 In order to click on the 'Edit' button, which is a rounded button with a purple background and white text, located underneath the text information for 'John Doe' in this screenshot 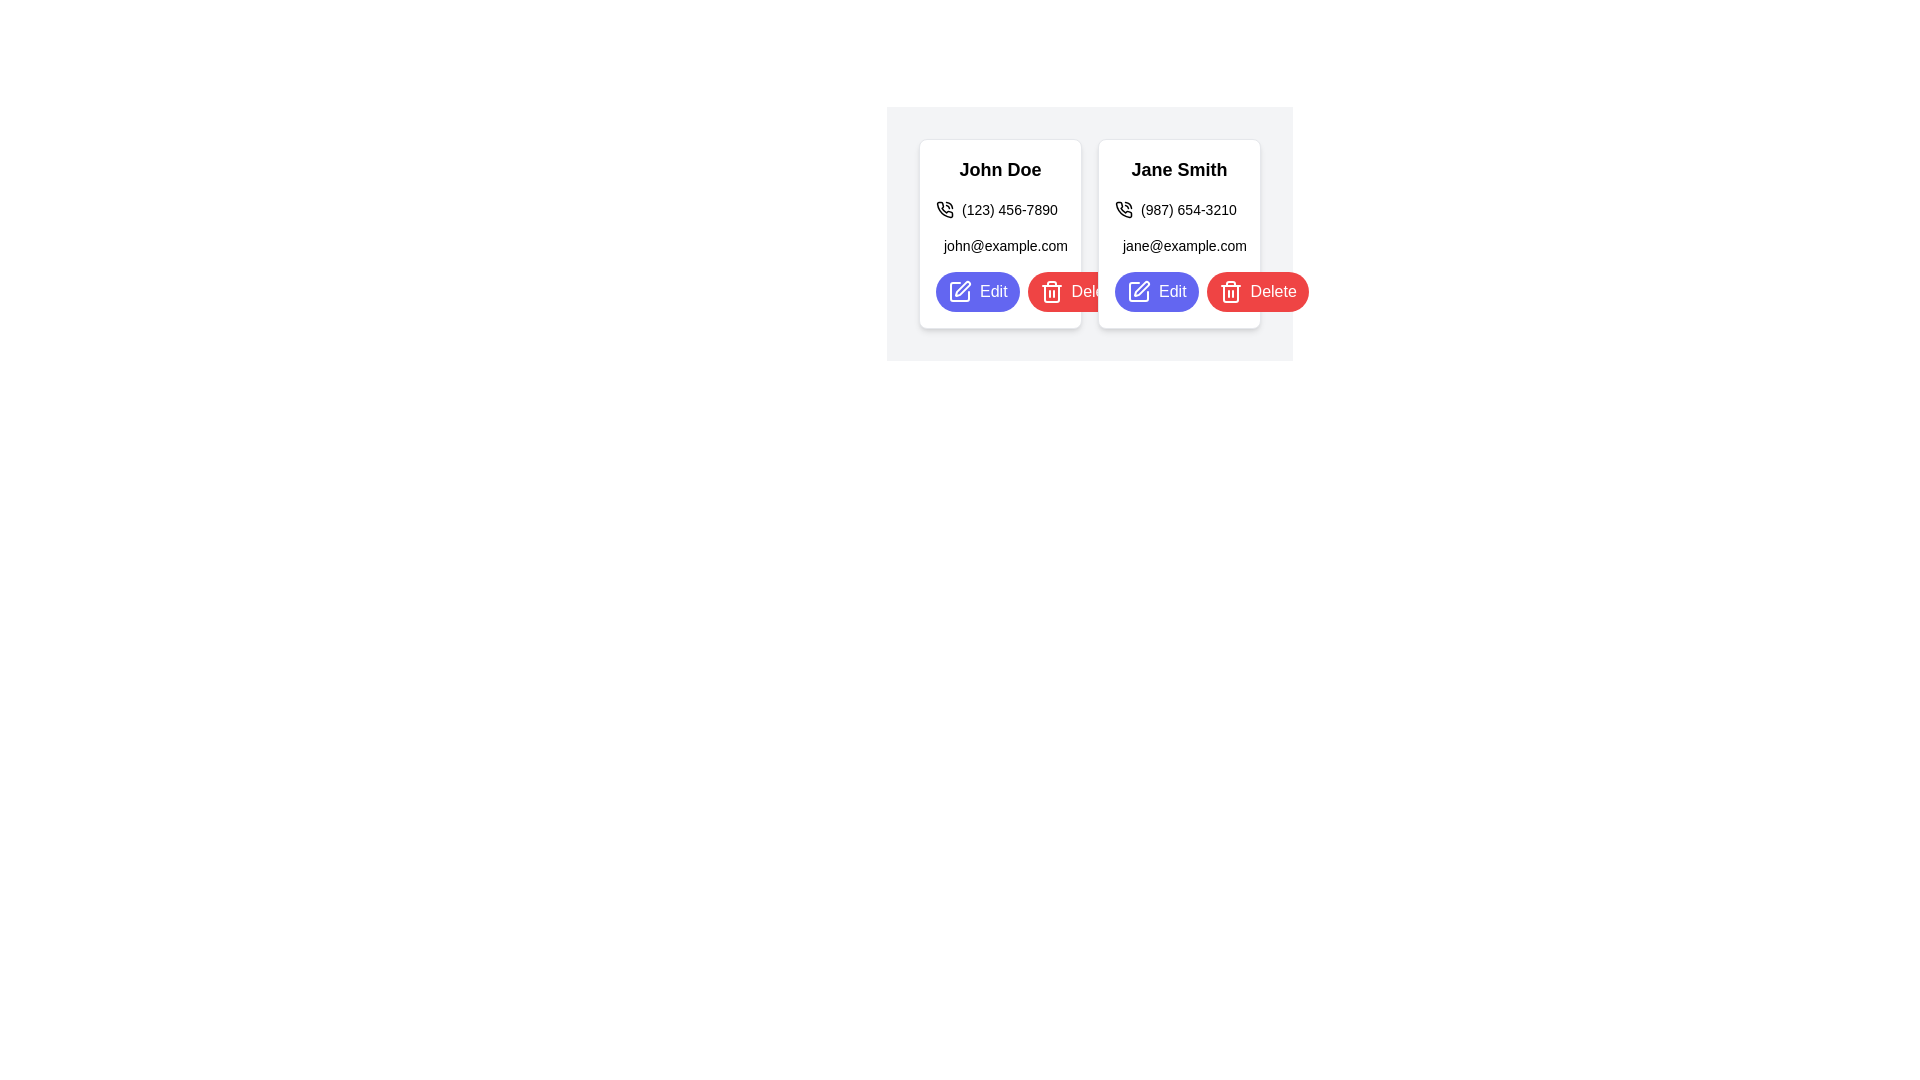, I will do `click(977, 292)`.